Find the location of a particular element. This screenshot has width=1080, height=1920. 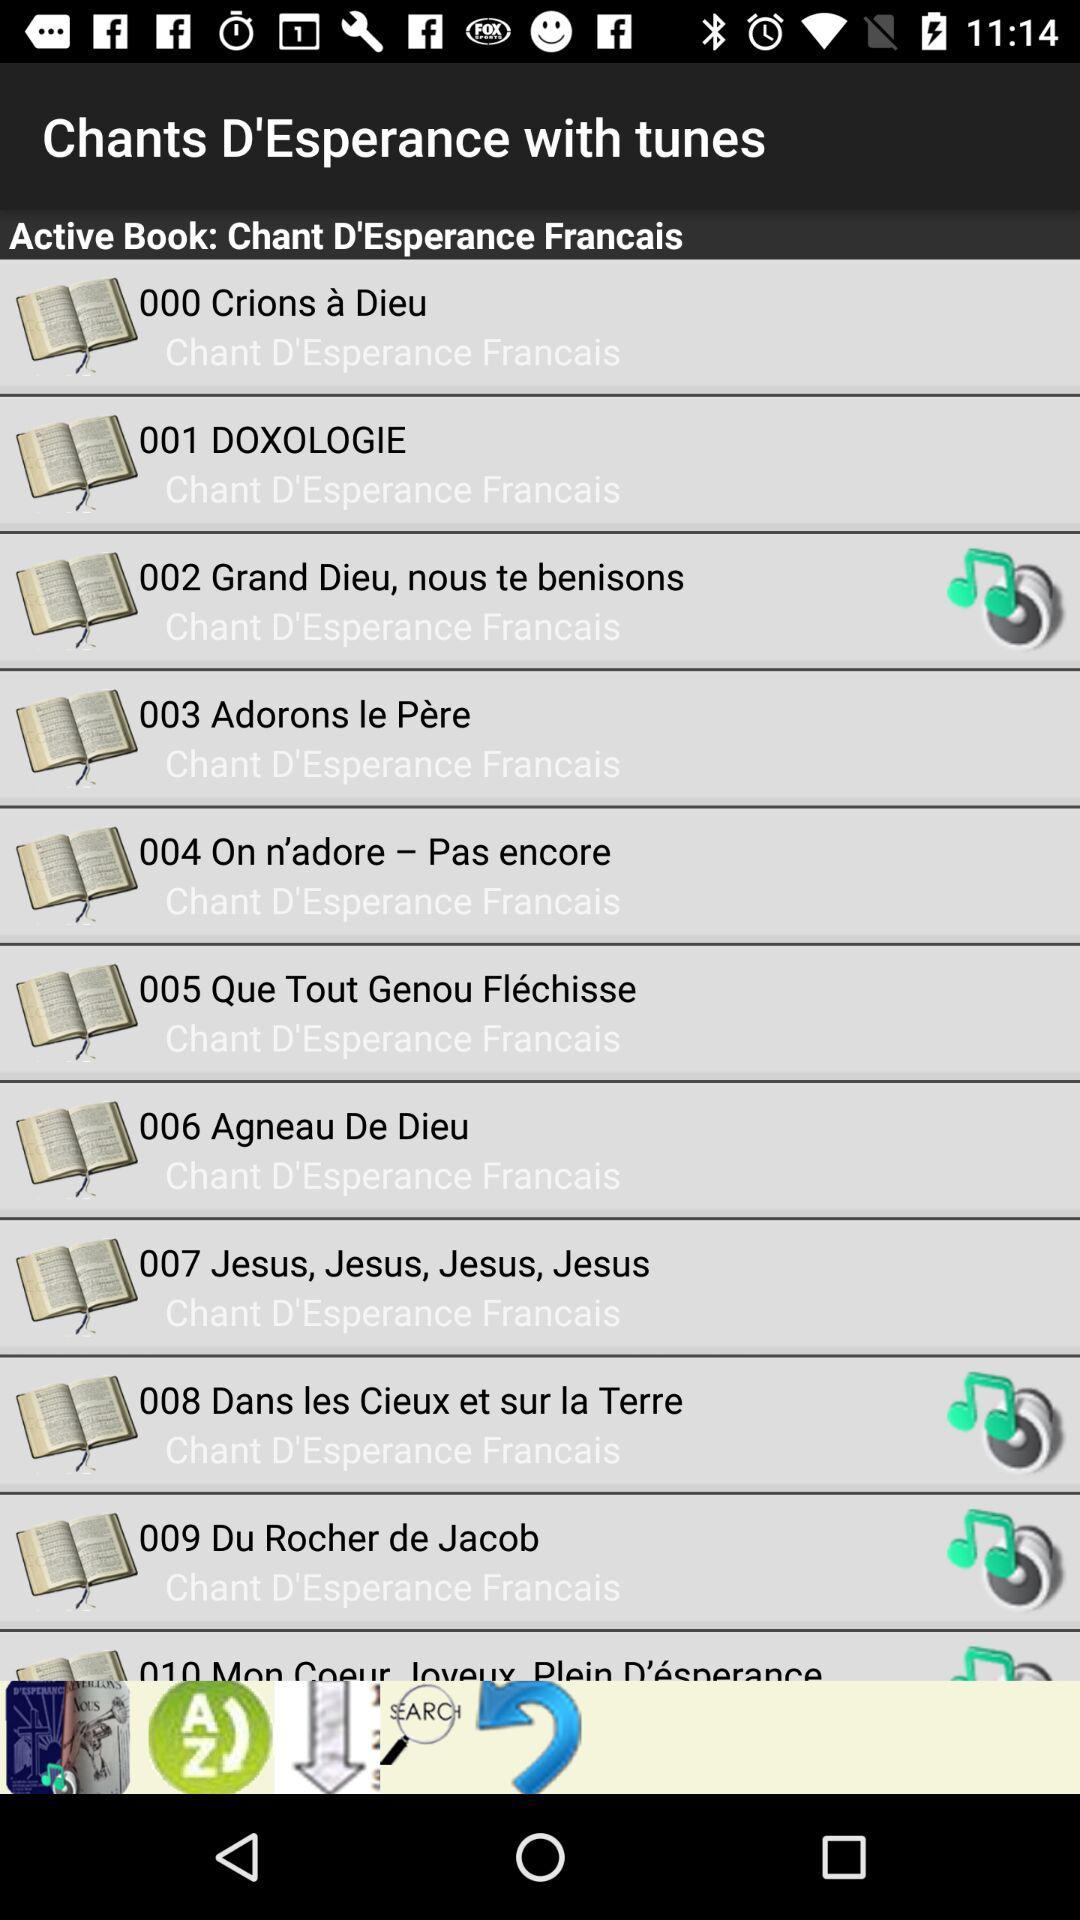

icon below the 010 mon coeur app is located at coordinates (421, 1721).